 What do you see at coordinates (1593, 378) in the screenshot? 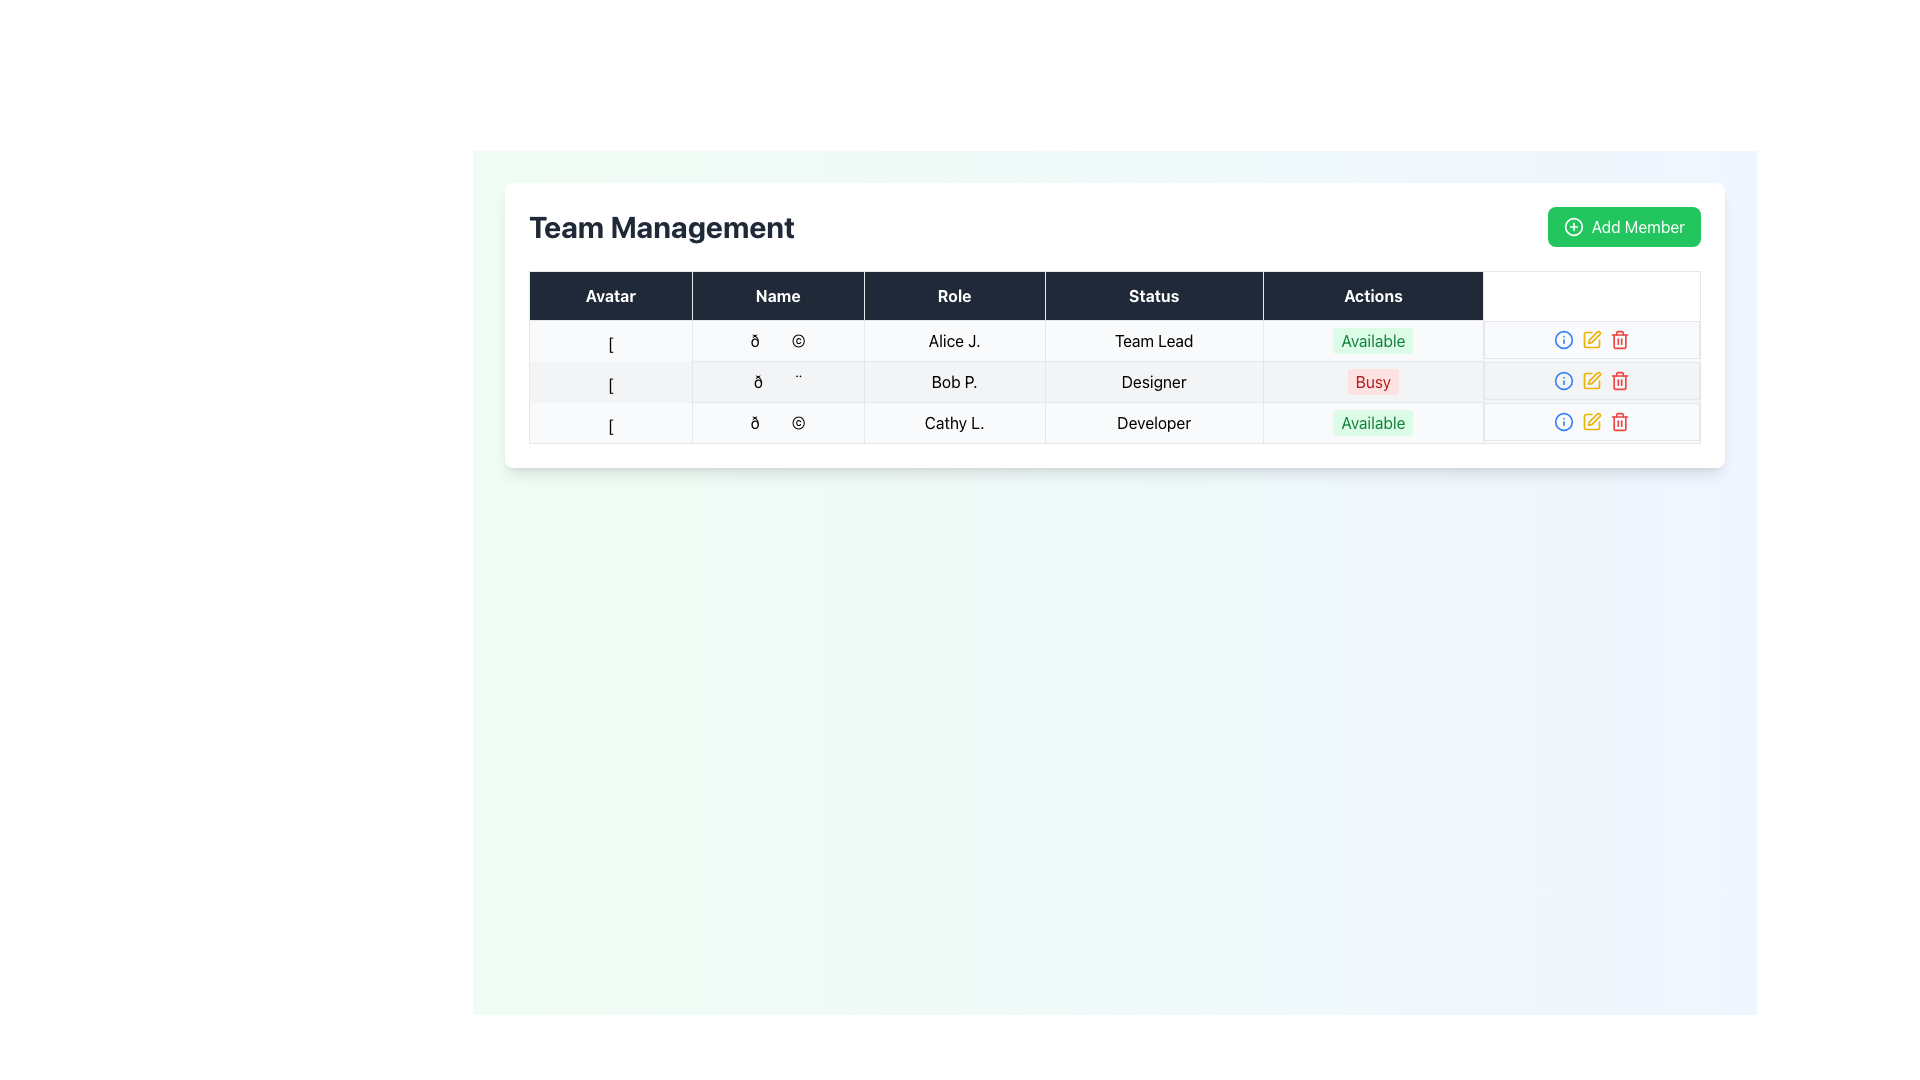
I see `the 'edit' icon button located in the 'Actions' column of the row associated with 'Bob P.'` at bounding box center [1593, 378].